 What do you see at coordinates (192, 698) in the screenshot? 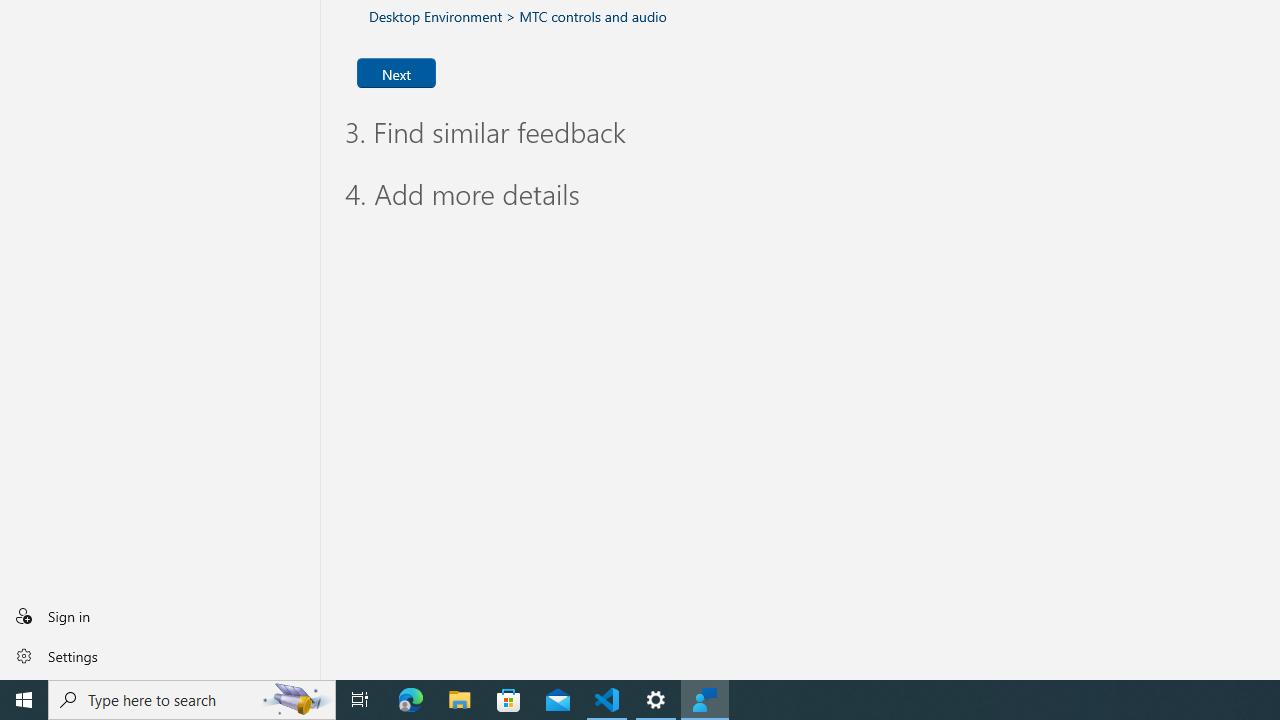
I see `'Type here to search'` at bounding box center [192, 698].